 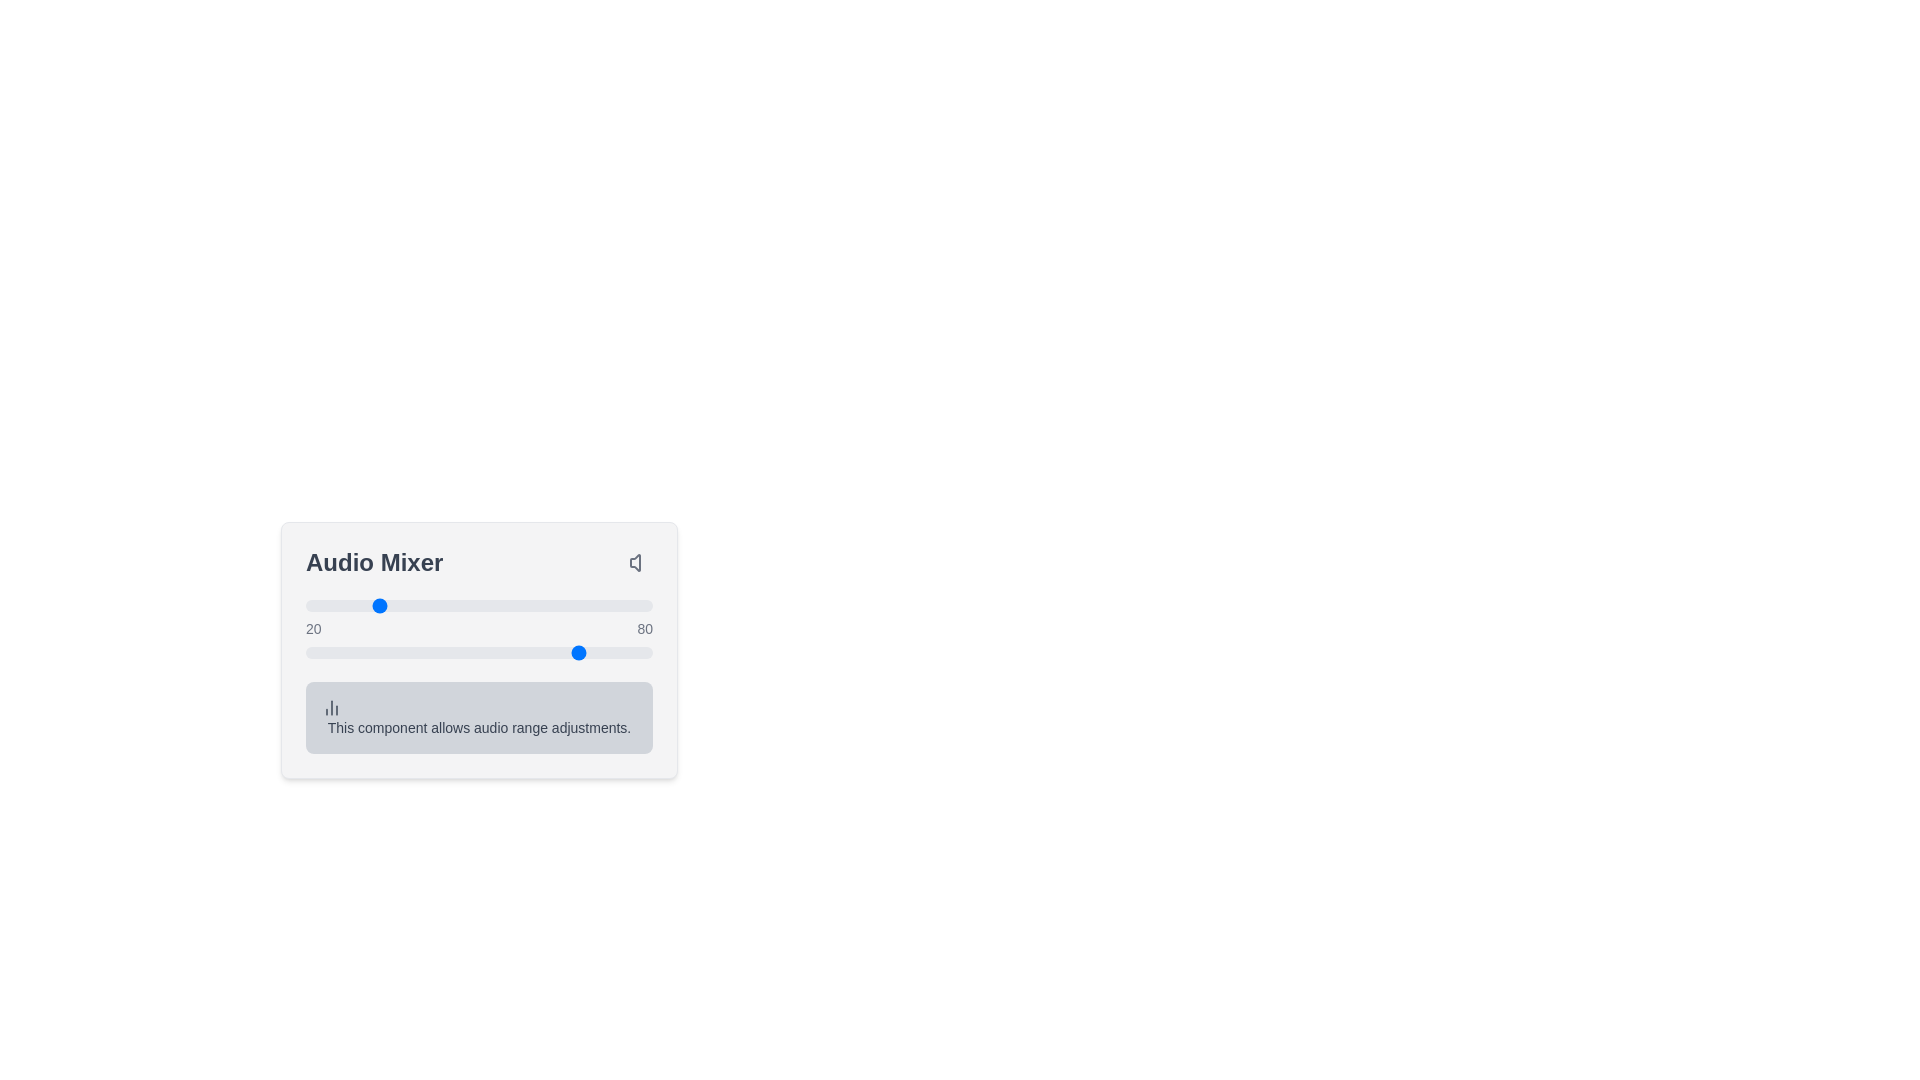 I want to click on the slider, so click(x=568, y=604).